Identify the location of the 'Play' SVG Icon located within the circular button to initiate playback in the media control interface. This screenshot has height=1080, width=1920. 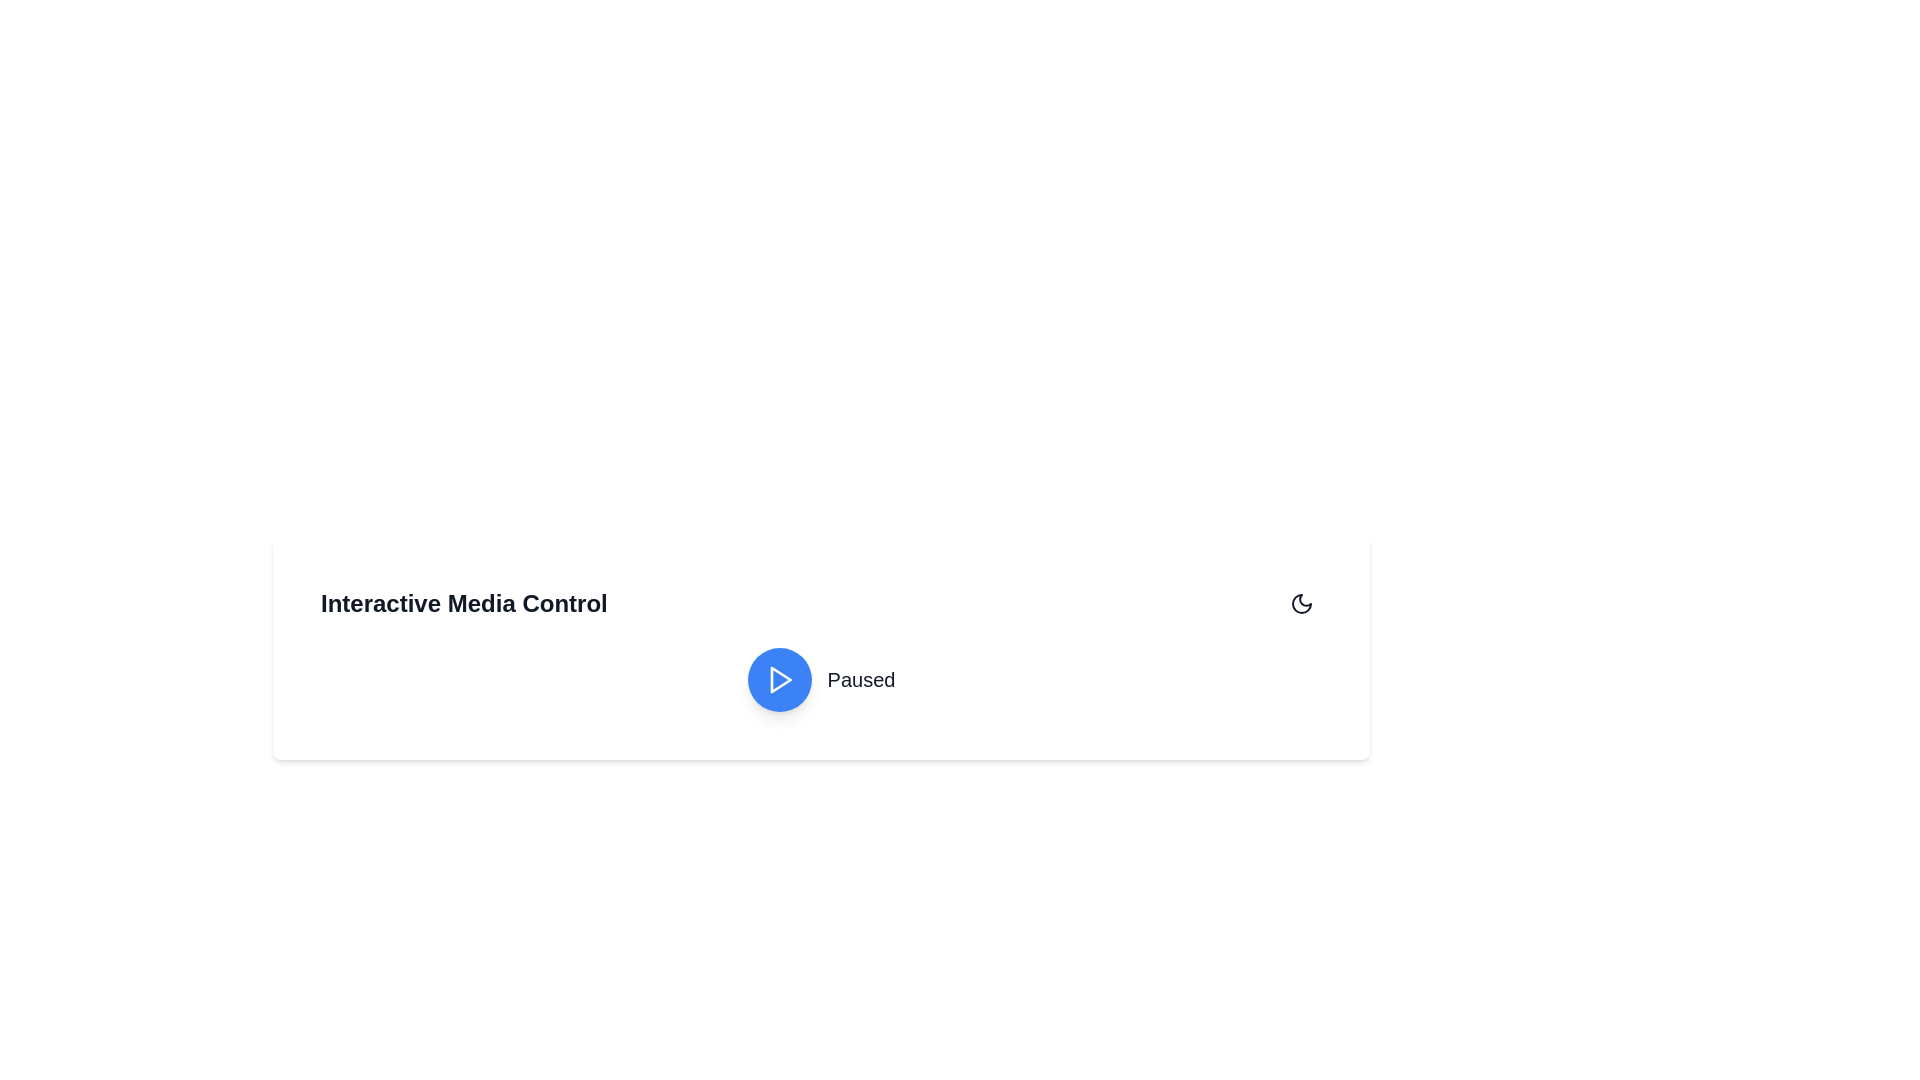
(778, 678).